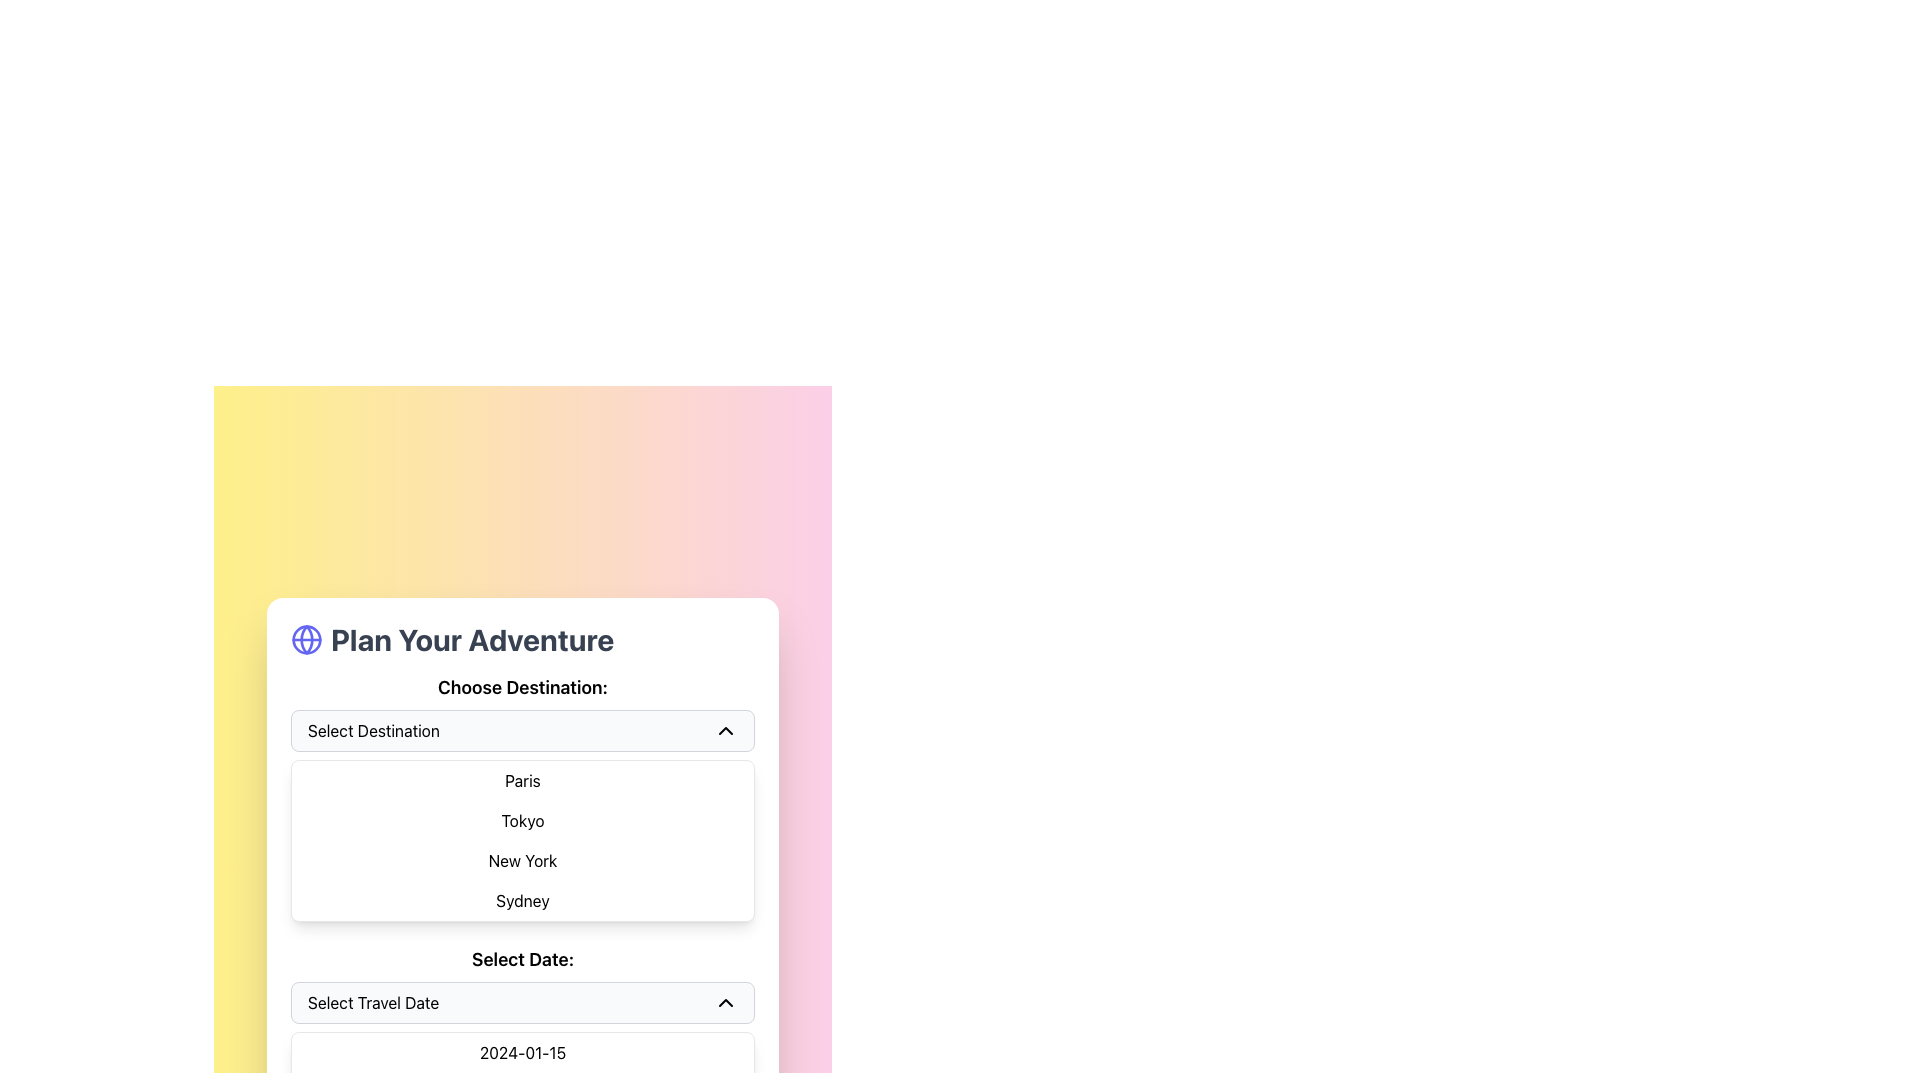 The height and width of the screenshot is (1080, 1920). Describe the element at coordinates (306, 640) in the screenshot. I see `the filled circle element that is part of the globe icon, located near the center of the icon to the left of the 'Plan Your Adventure' text` at that location.